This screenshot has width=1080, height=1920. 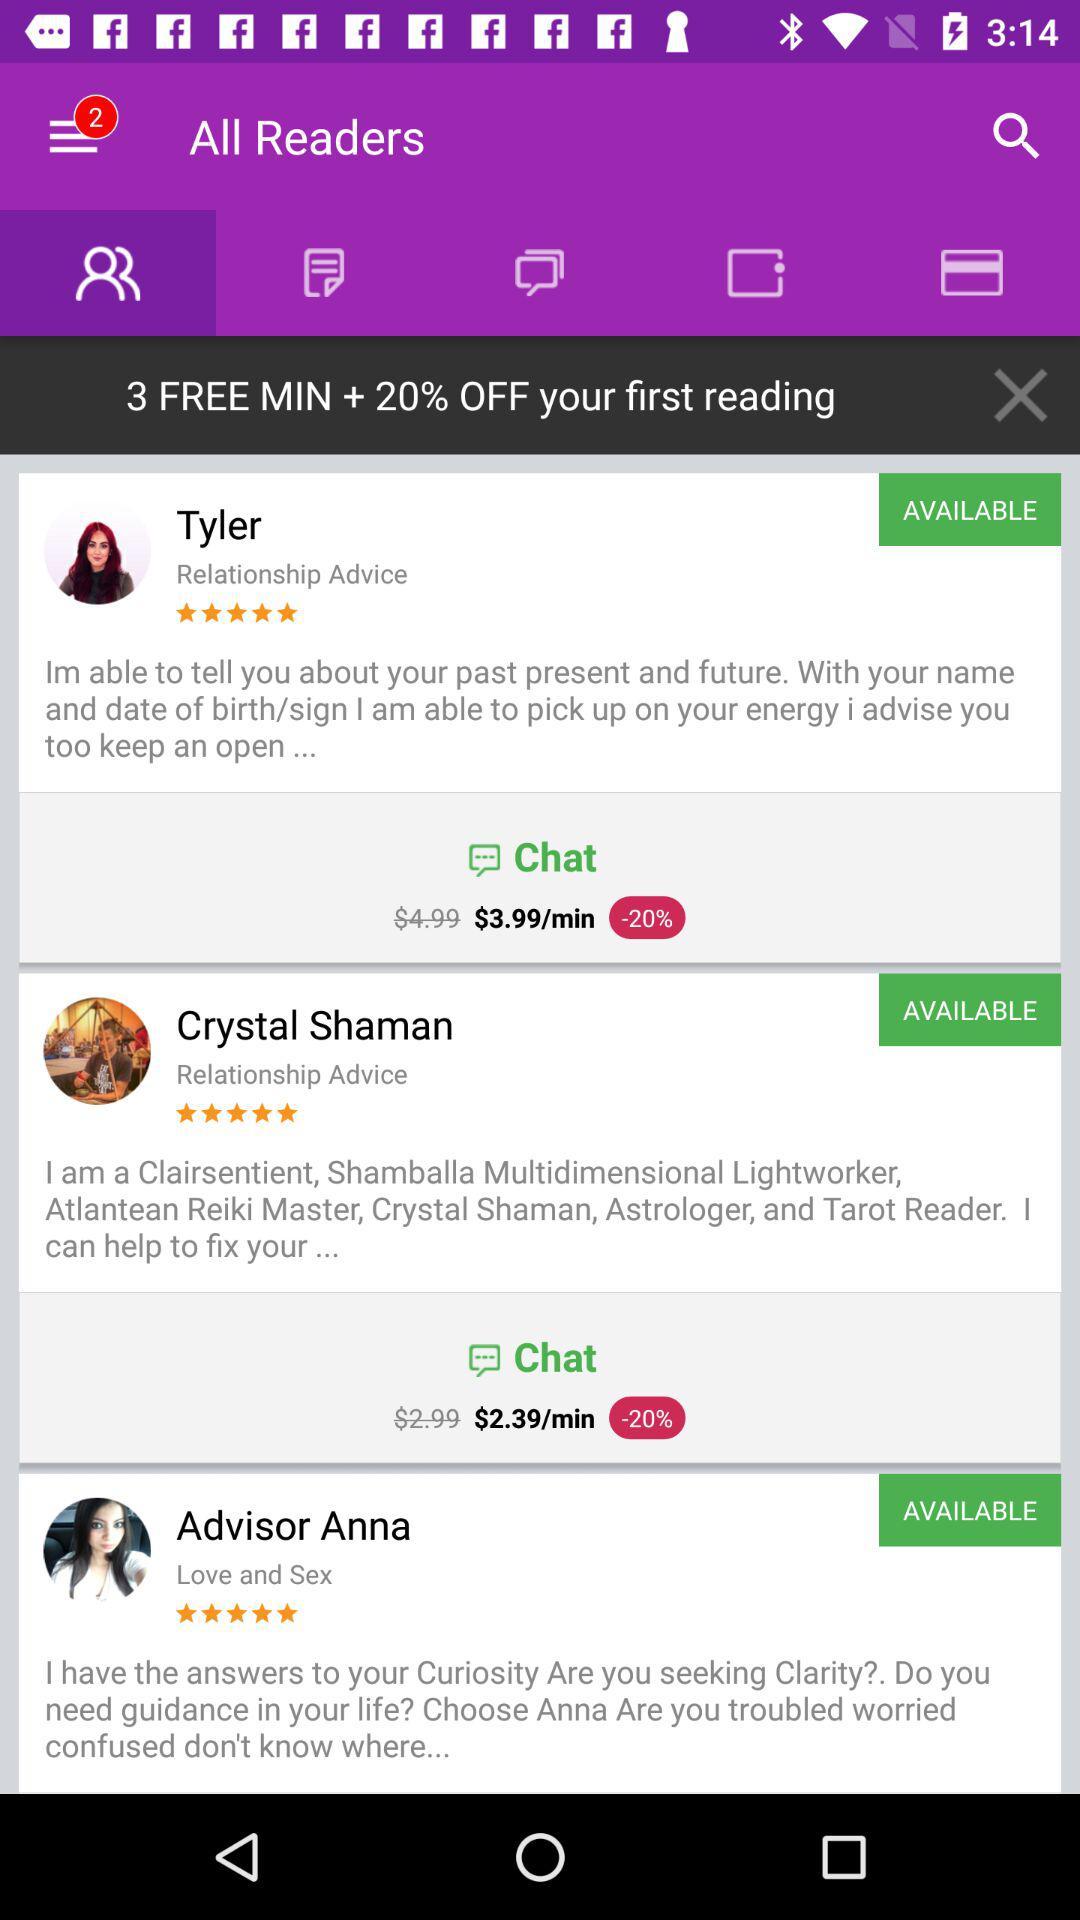 What do you see at coordinates (1020, 395) in the screenshot?
I see `icon next to 3 free min icon` at bounding box center [1020, 395].